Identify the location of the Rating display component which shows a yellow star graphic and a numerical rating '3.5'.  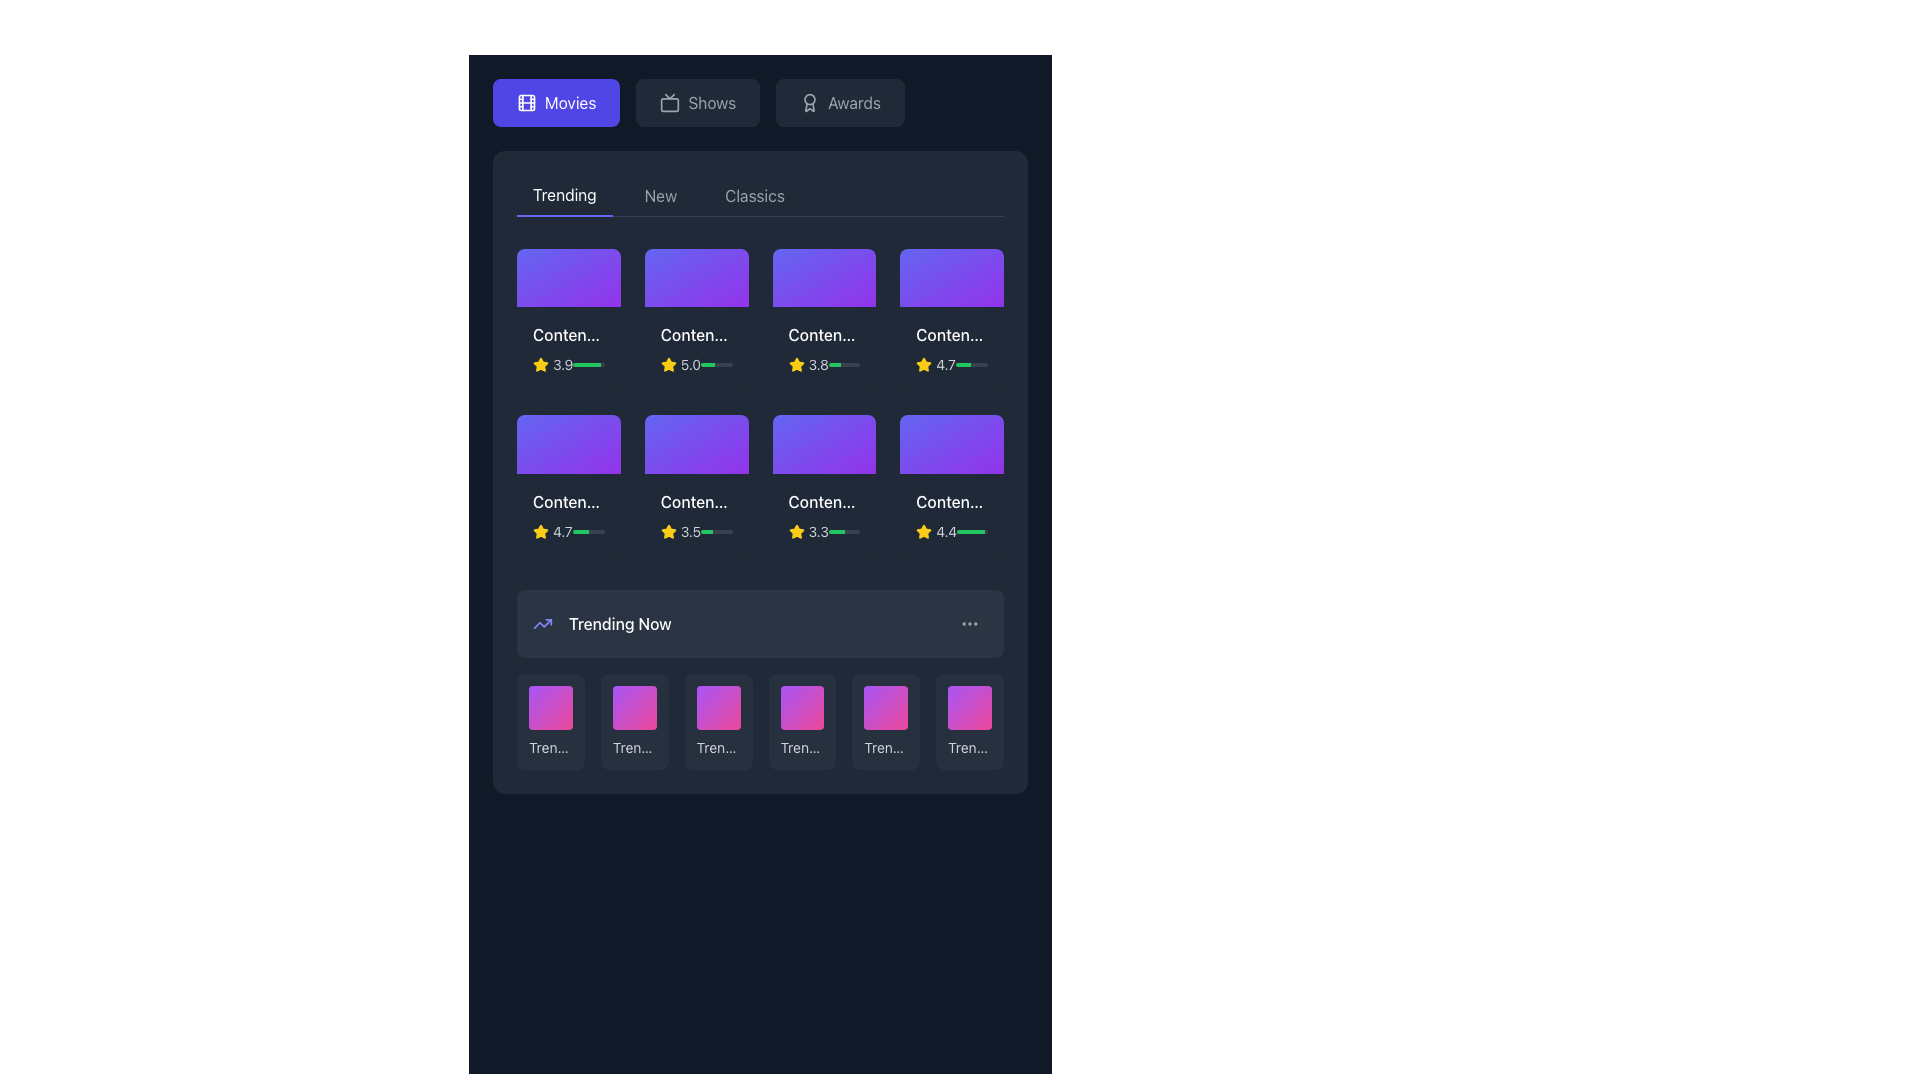
(680, 530).